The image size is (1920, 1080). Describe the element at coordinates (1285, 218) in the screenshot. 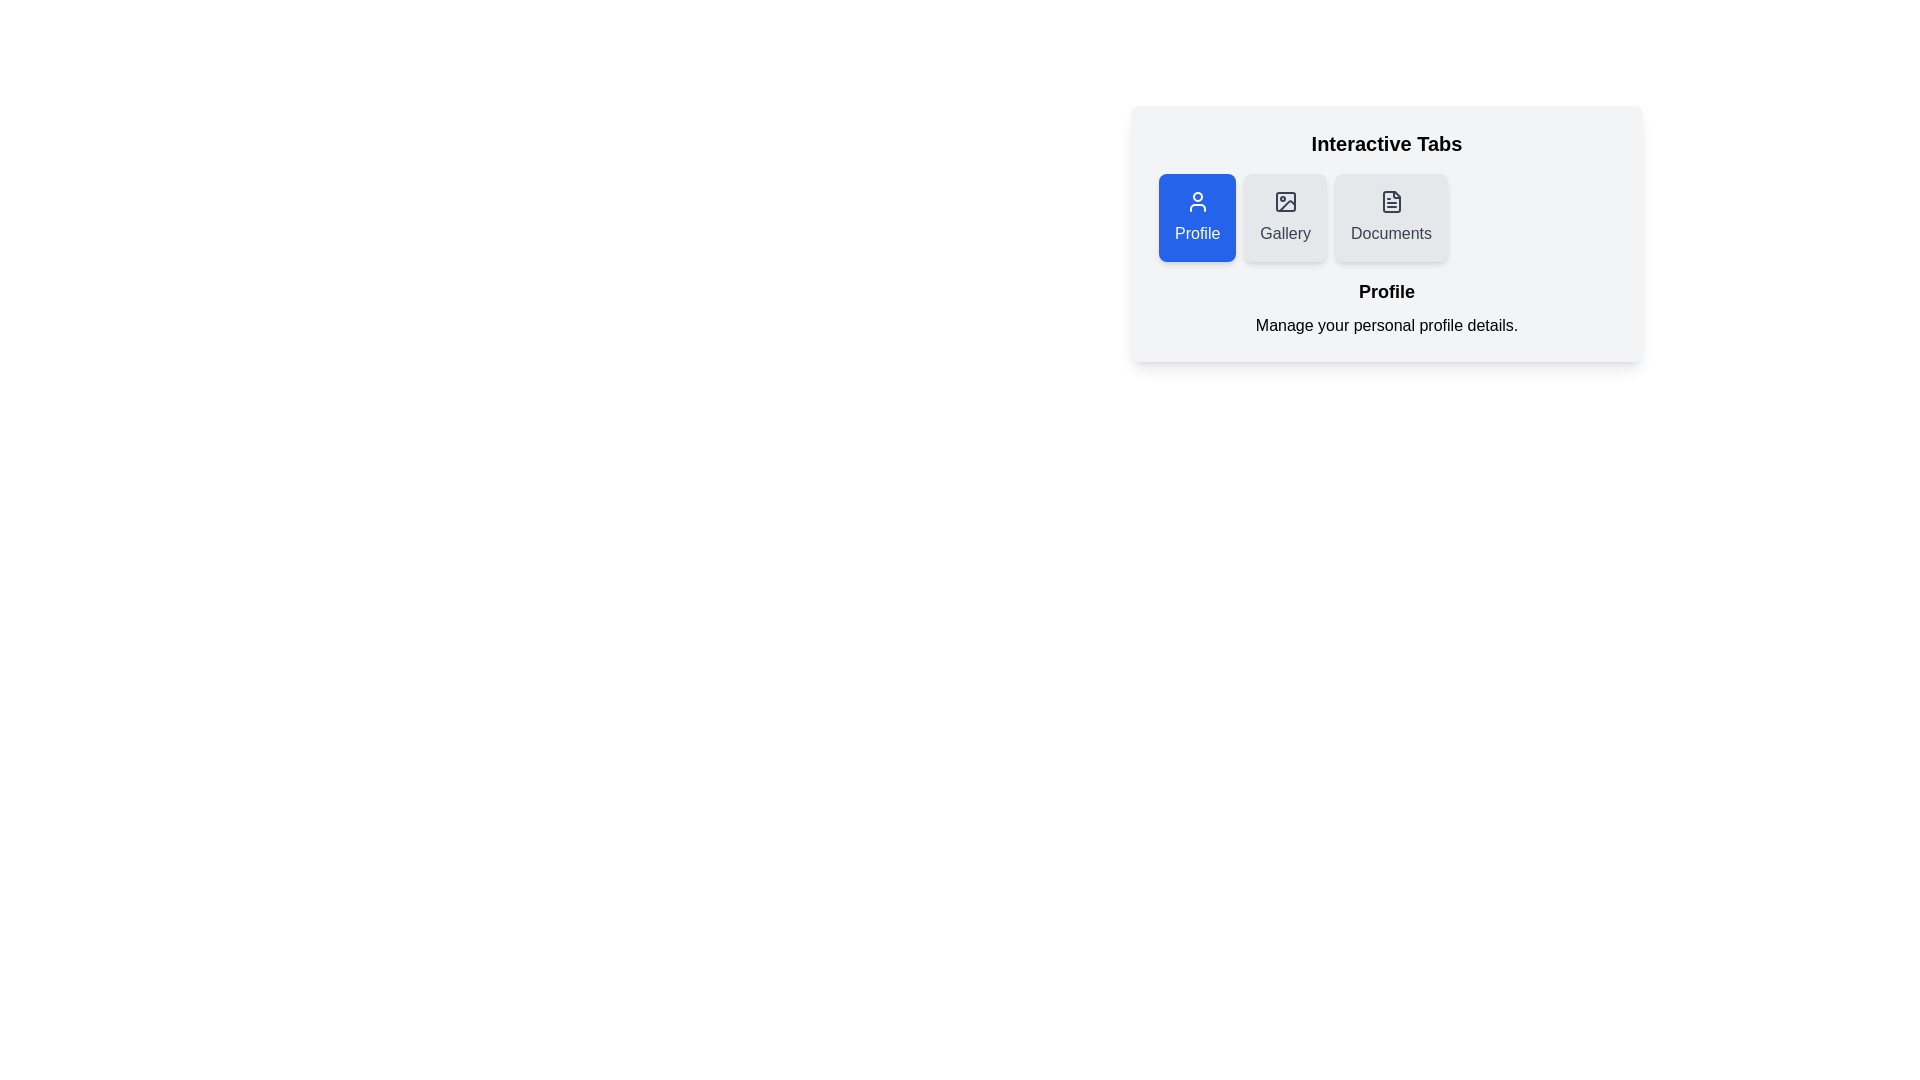

I see `the Gallery tab by clicking on it` at that location.